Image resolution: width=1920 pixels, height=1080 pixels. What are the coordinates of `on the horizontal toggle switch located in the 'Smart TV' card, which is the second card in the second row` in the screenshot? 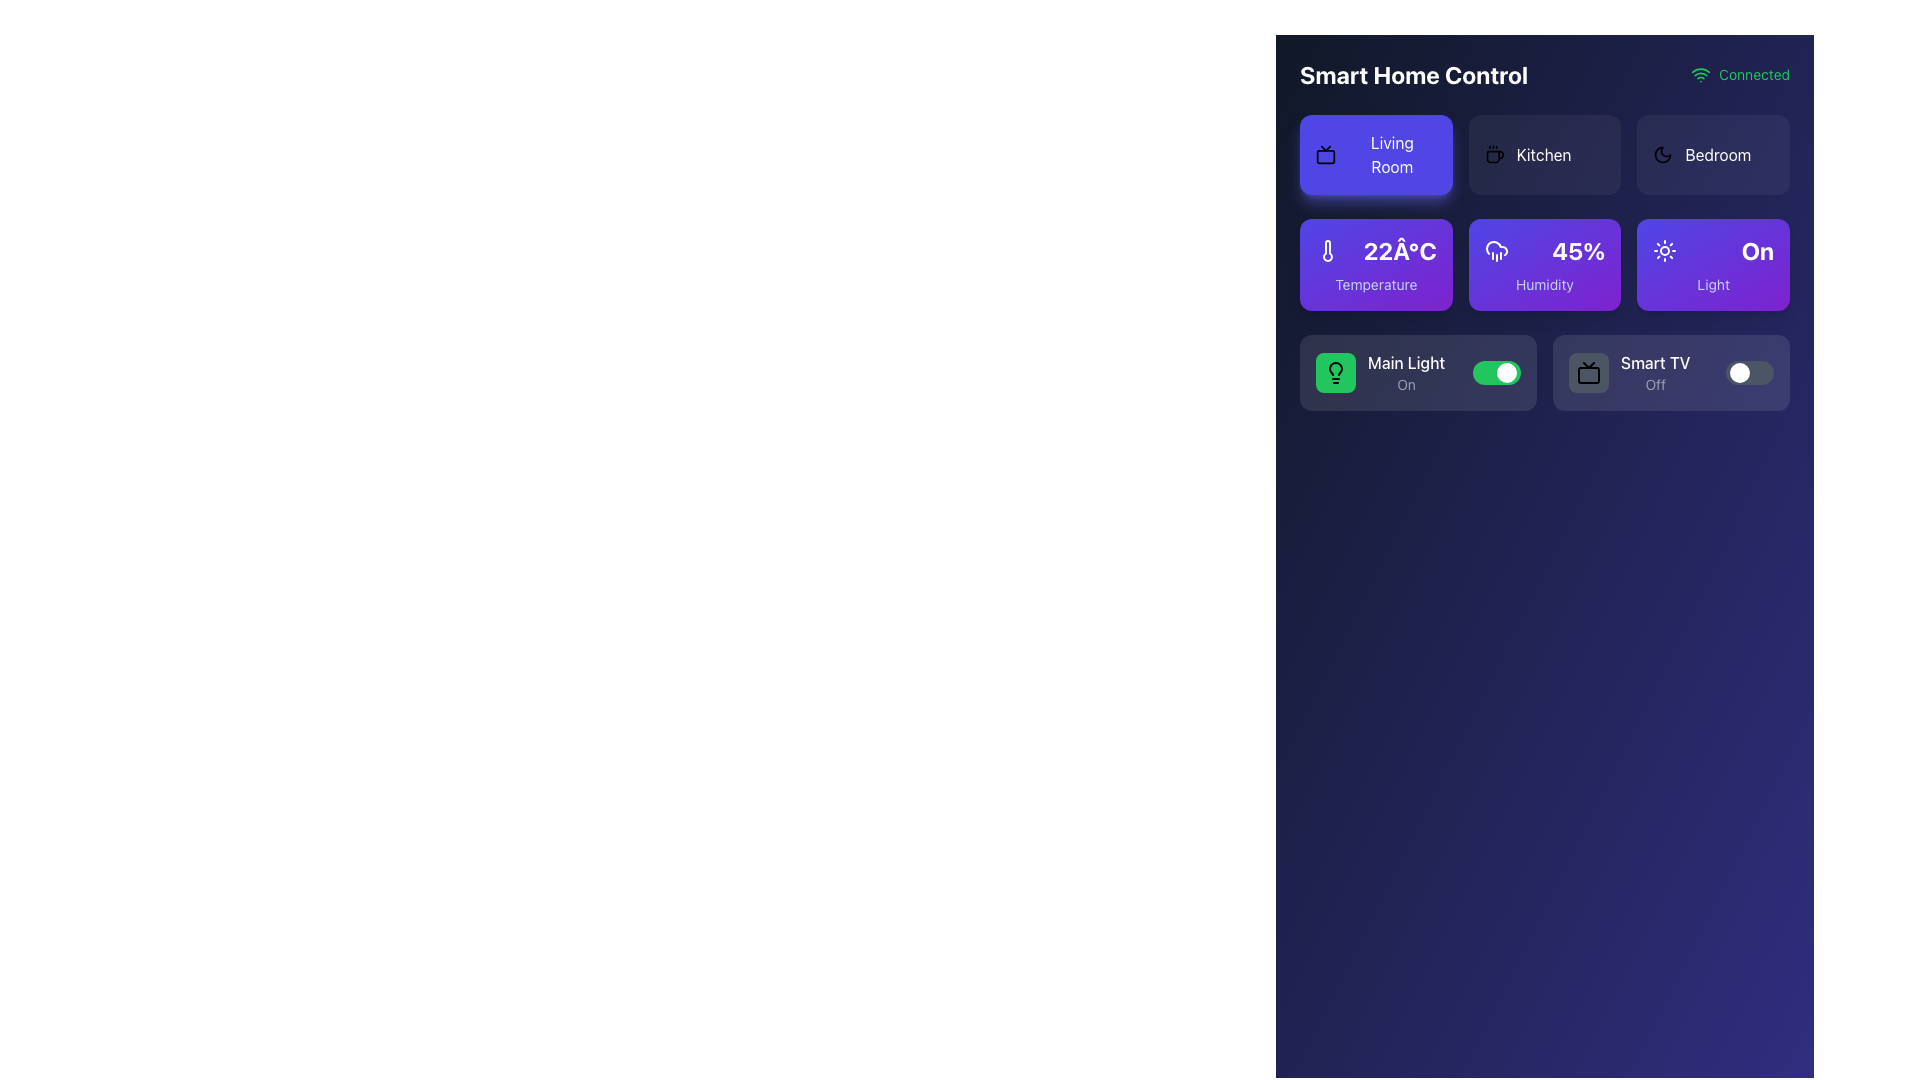 It's located at (1749, 373).